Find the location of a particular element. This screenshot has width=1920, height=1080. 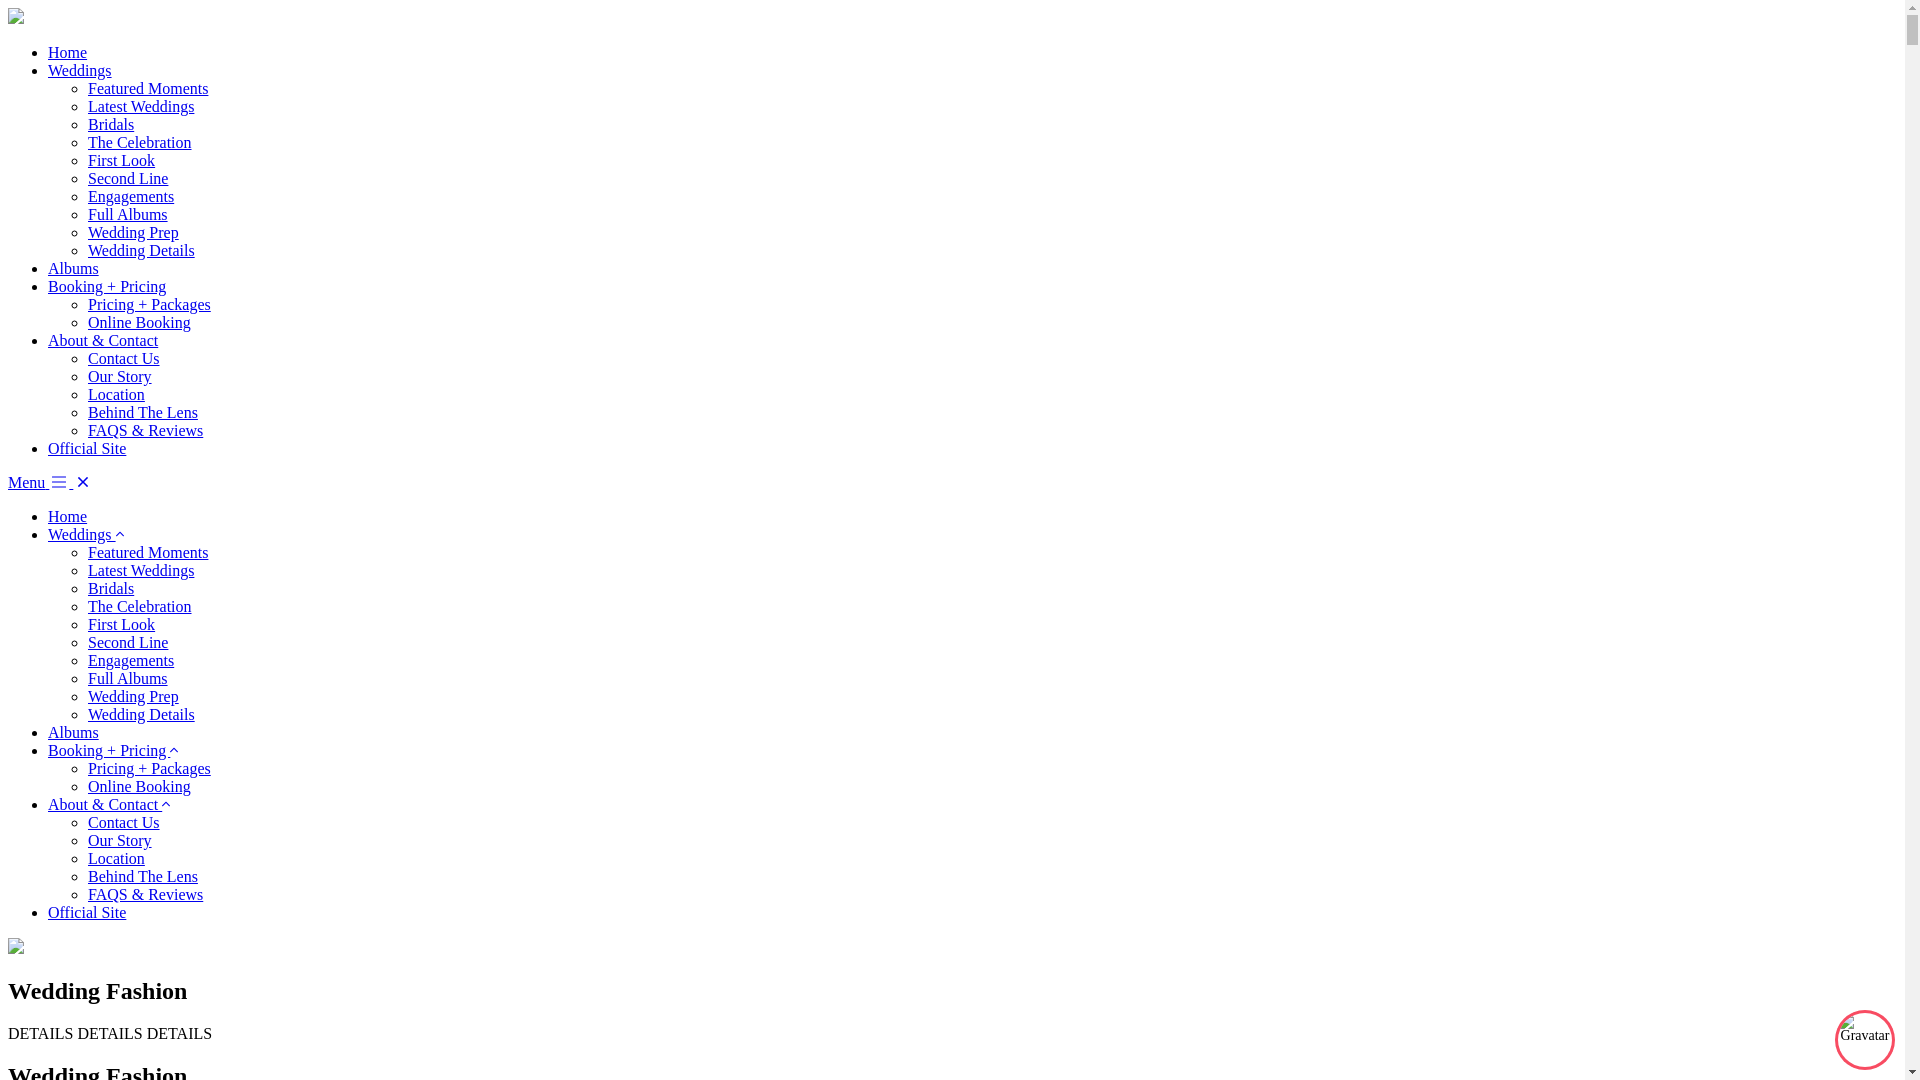

'Full Albums' is located at coordinates (127, 677).